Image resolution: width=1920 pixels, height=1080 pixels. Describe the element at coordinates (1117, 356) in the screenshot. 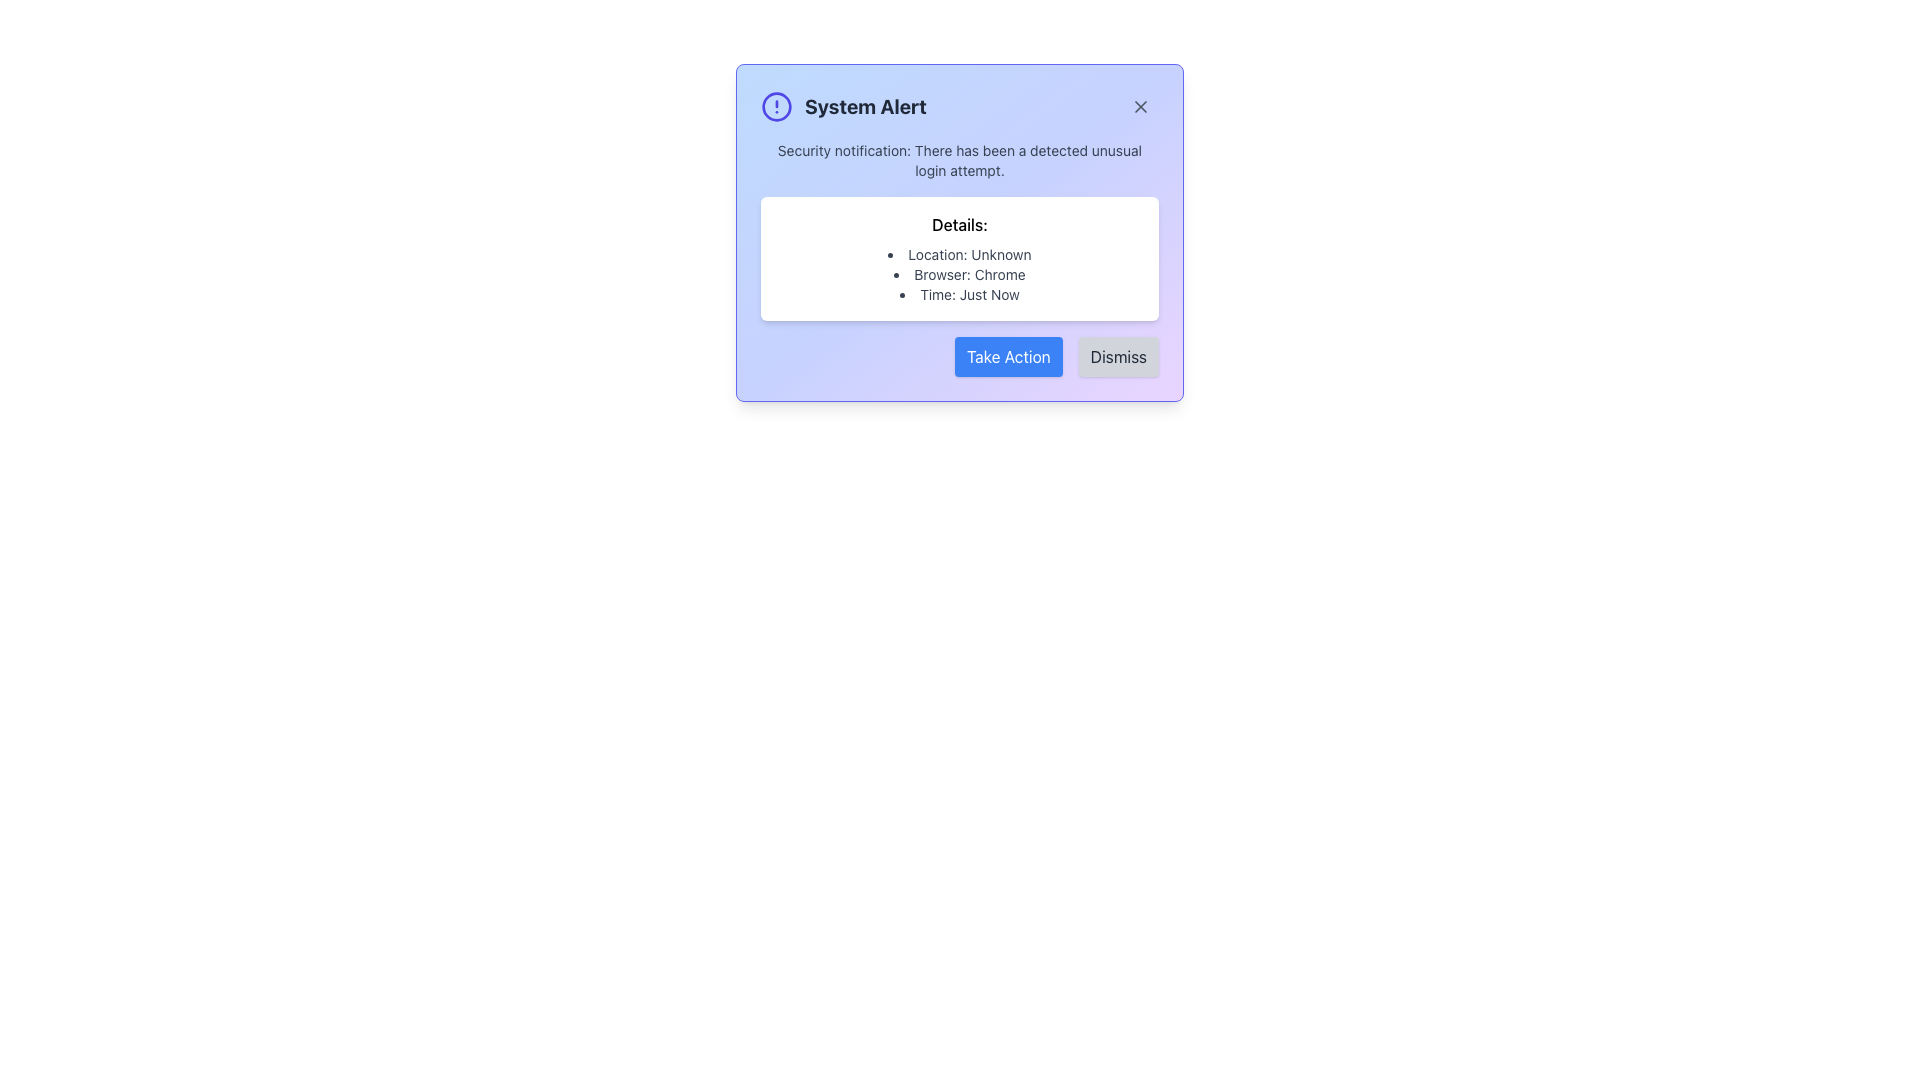

I see `the dismiss button located in the bottom-right corner of the dialog box` at that location.